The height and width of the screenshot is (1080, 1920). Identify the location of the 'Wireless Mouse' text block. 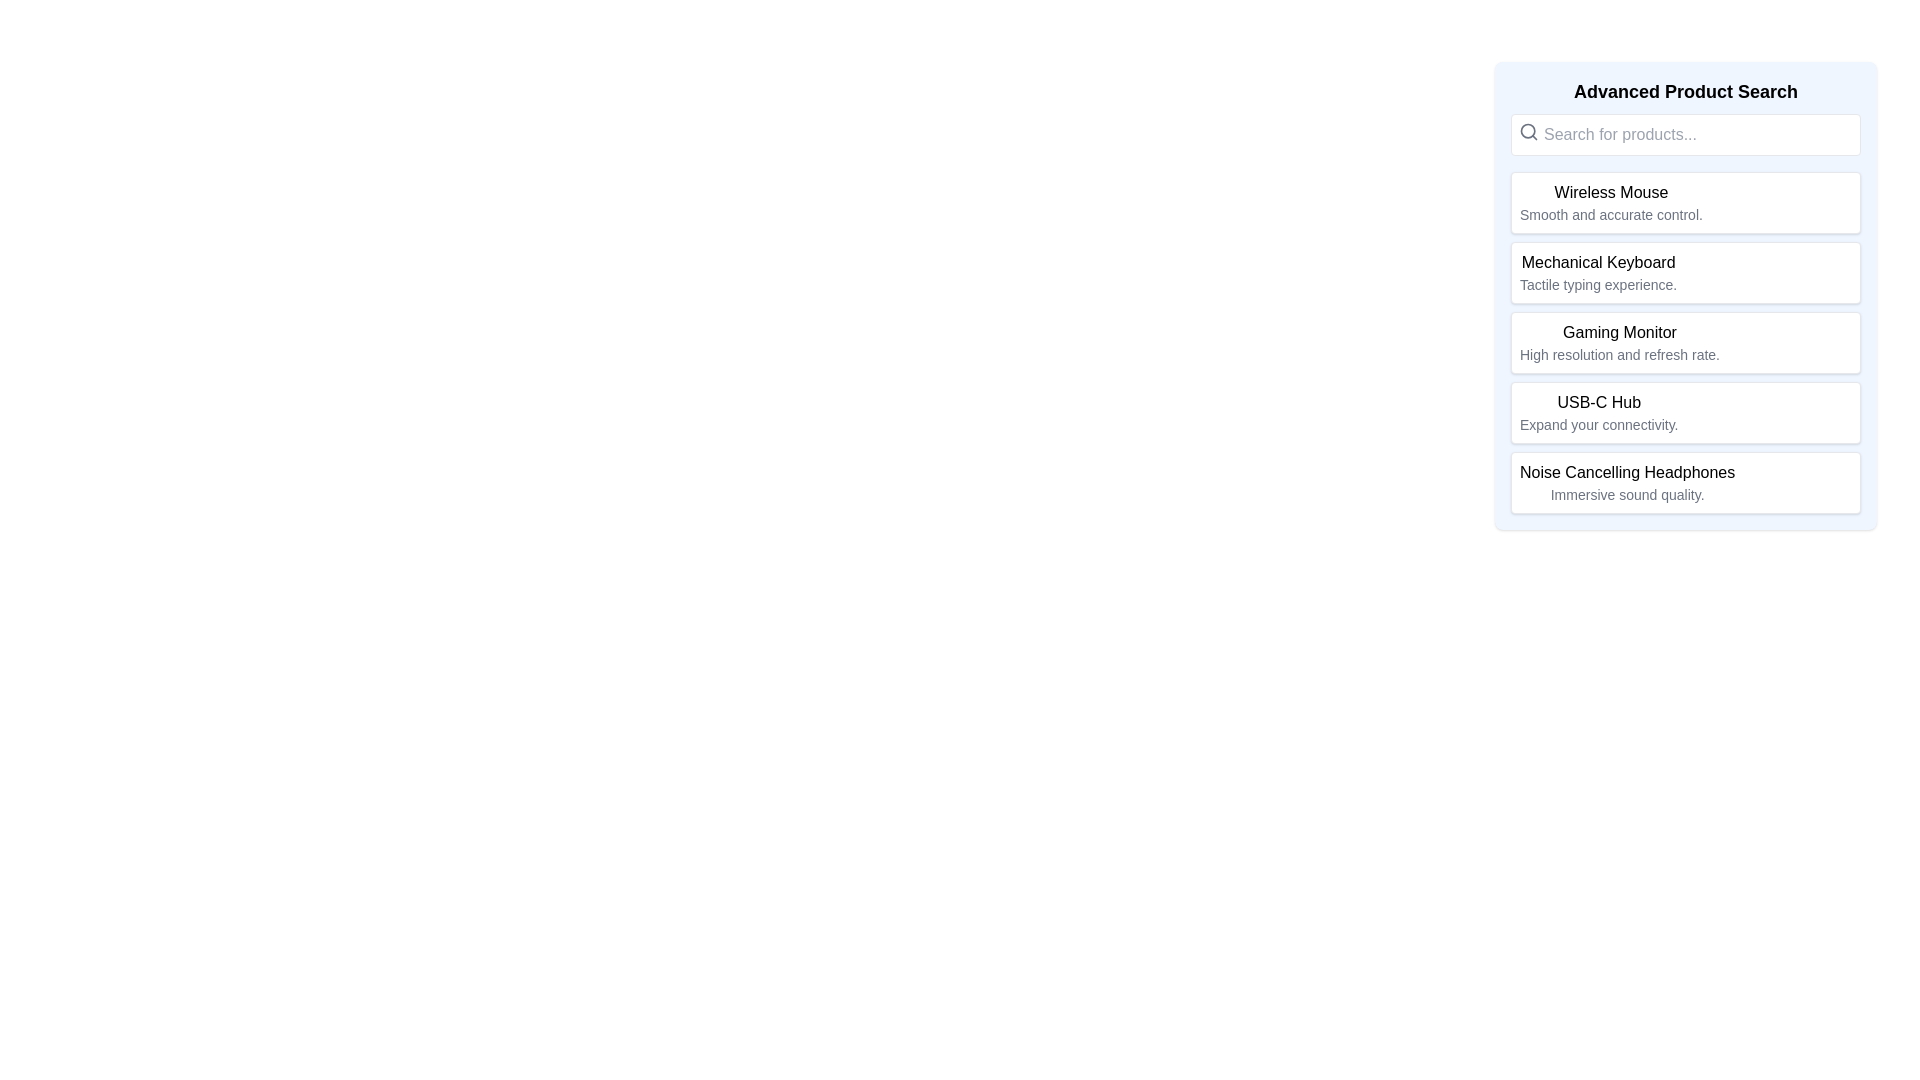
(1611, 203).